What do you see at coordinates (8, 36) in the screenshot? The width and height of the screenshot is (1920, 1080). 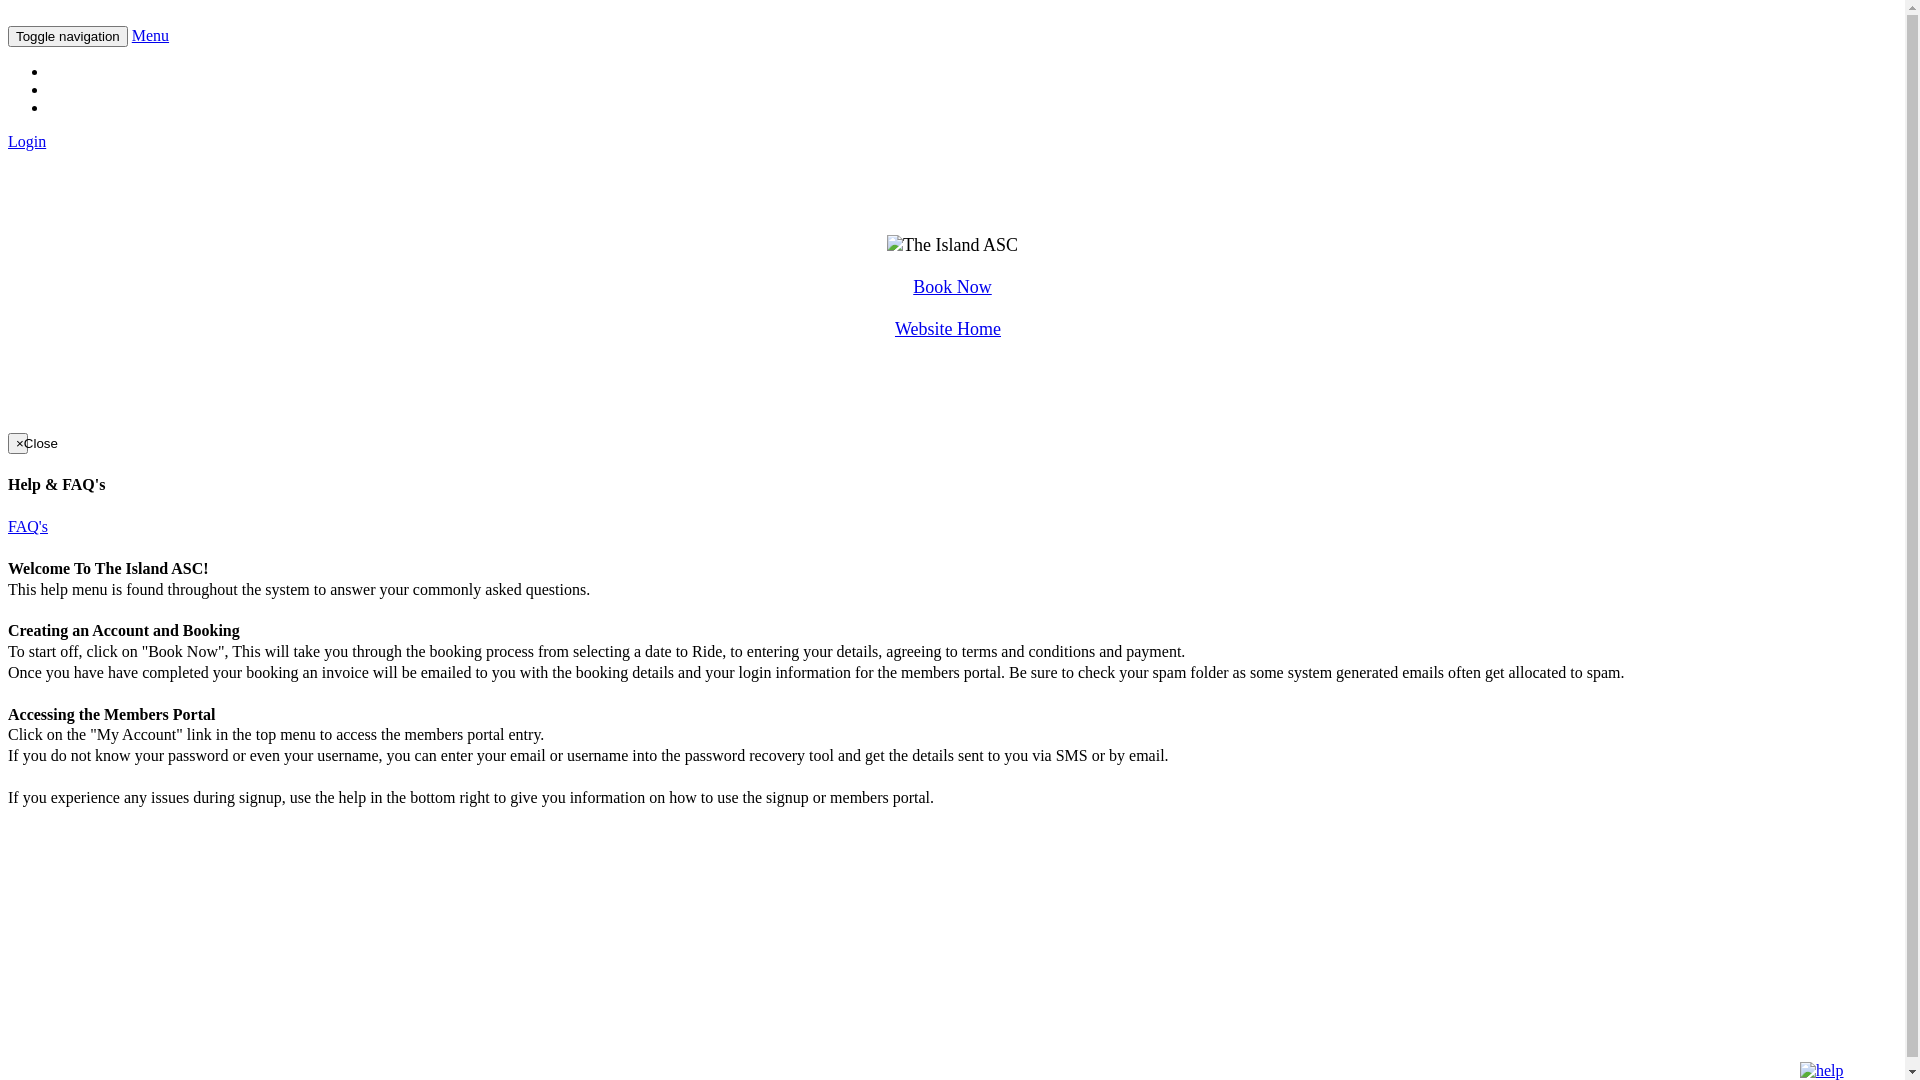 I see `'Toggle navigation'` at bounding box center [8, 36].